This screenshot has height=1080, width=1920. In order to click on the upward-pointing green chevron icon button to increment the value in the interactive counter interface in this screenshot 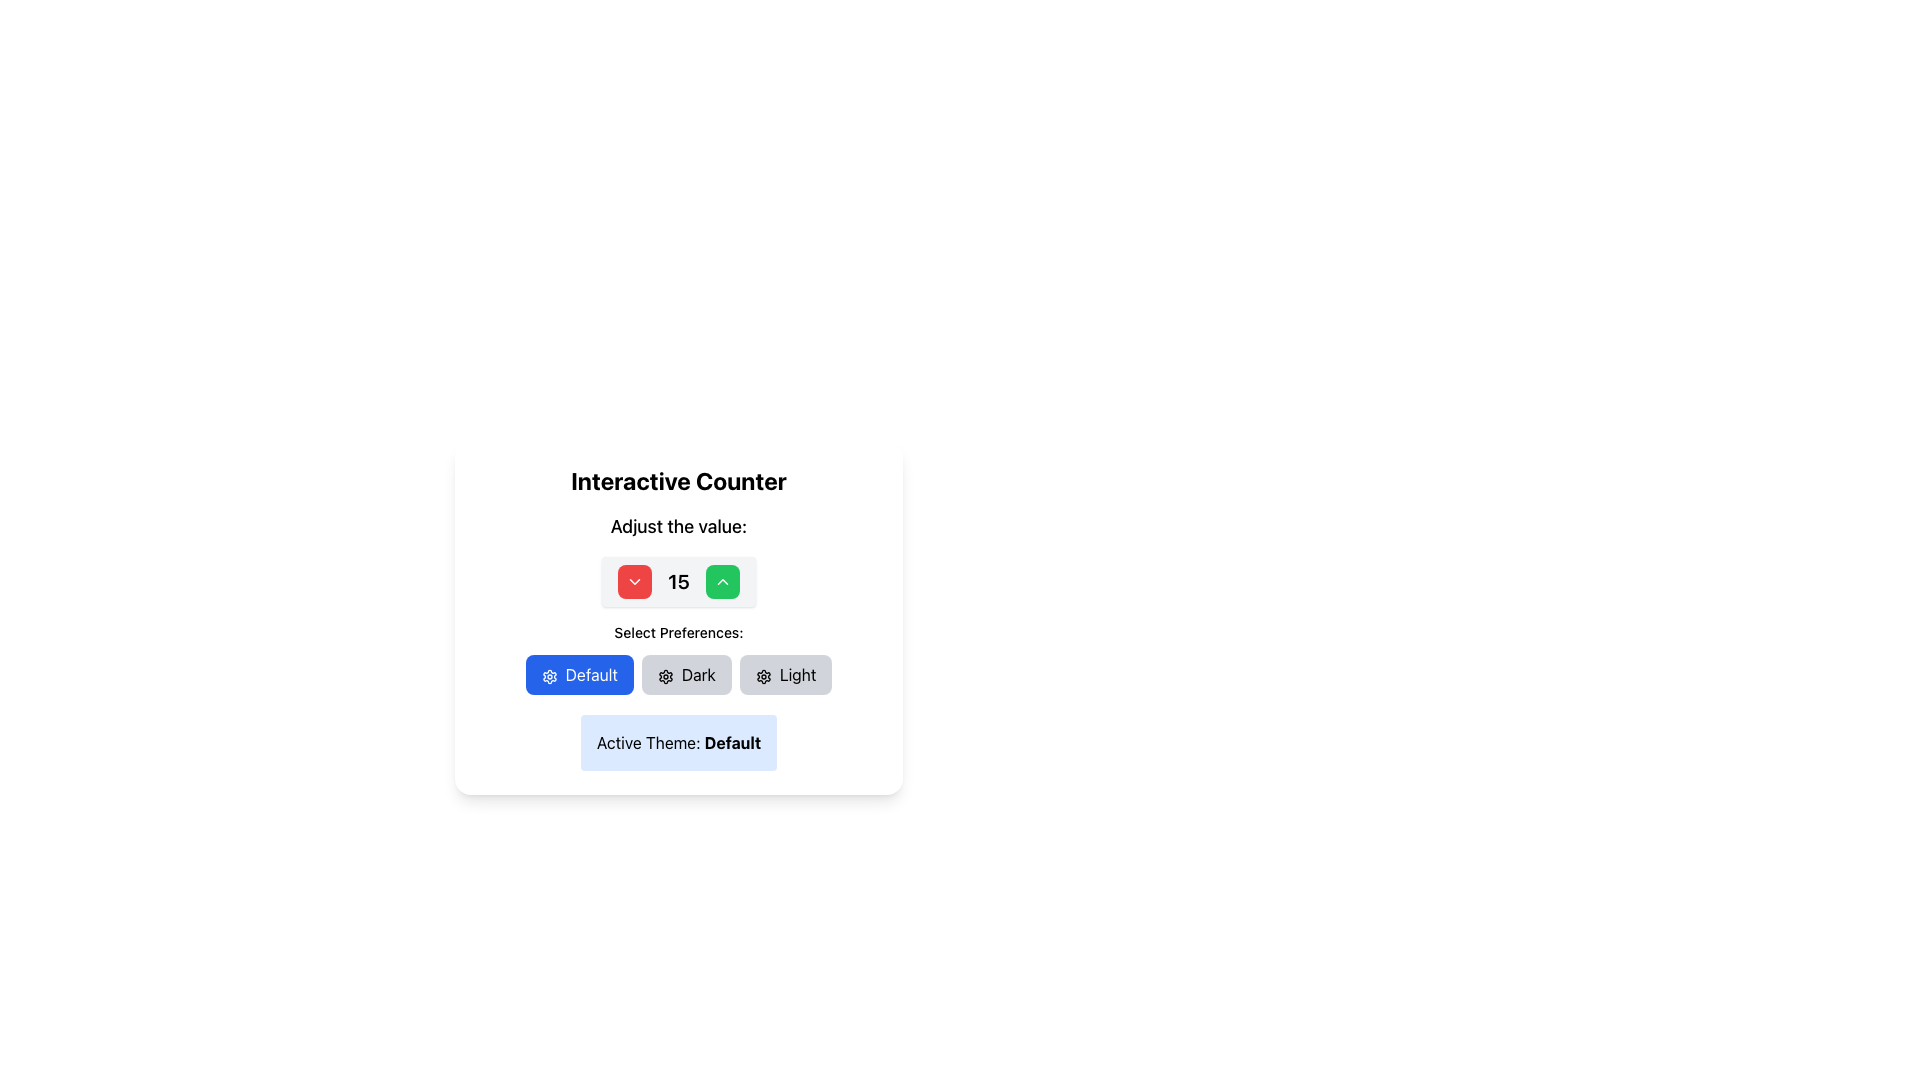, I will do `click(720, 582)`.